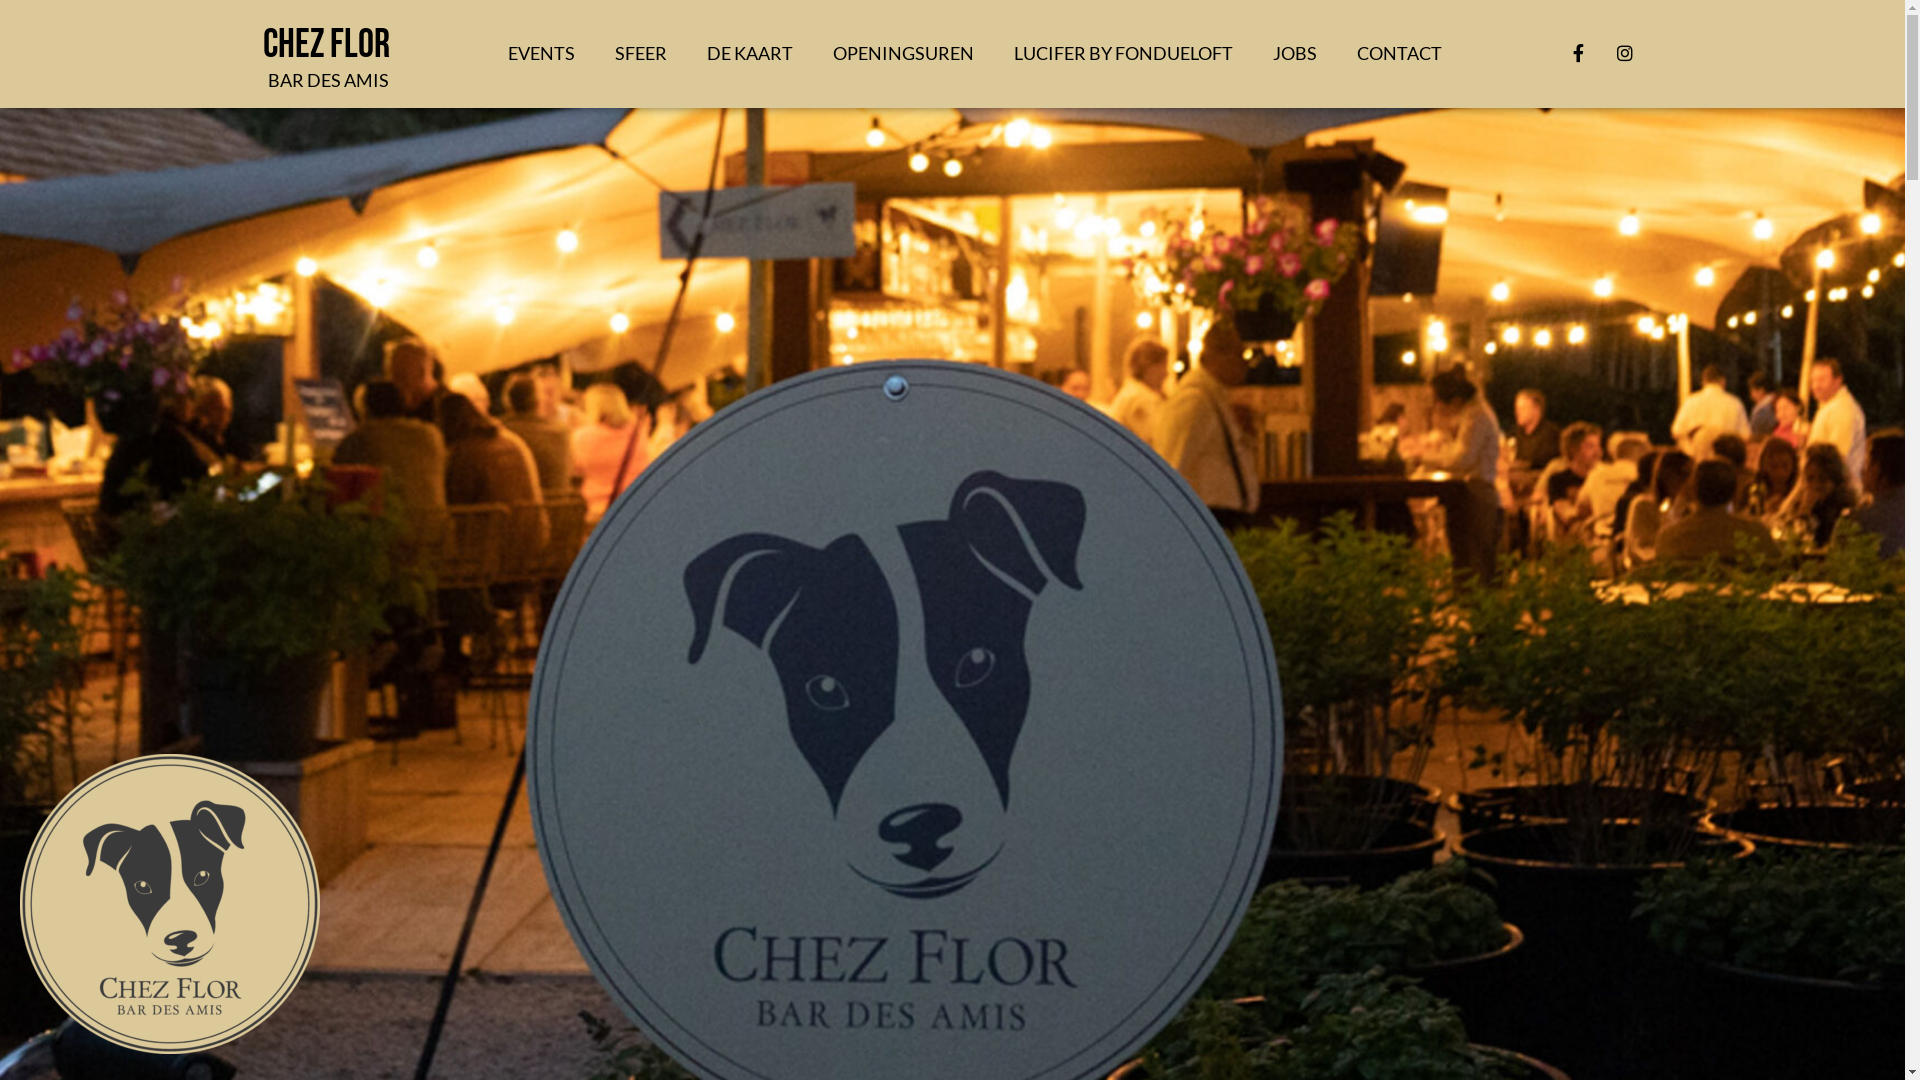 The image size is (1920, 1080). Describe the element at coordinates (328, 77) in the screenshot. I see `'BAR DES AMIS'` at that location.